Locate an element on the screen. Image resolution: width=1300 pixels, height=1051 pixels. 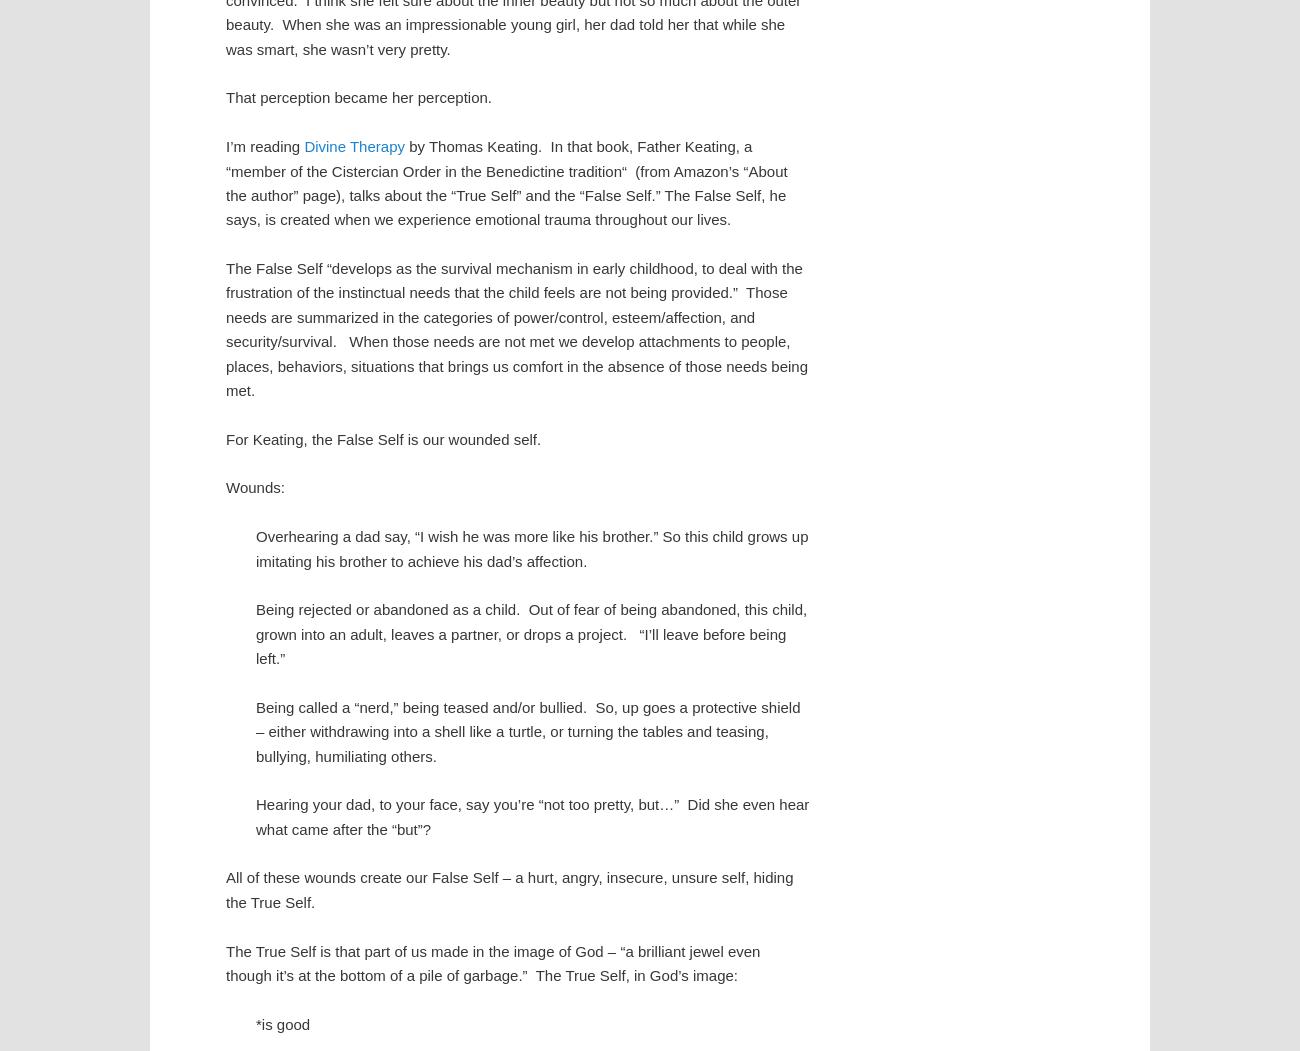
'Overhearing a dad say, “I wish he was more like his brother.” So this child grows up imitating his brother to achieve his dad’s affection.' is located at coordinates (531, 547).